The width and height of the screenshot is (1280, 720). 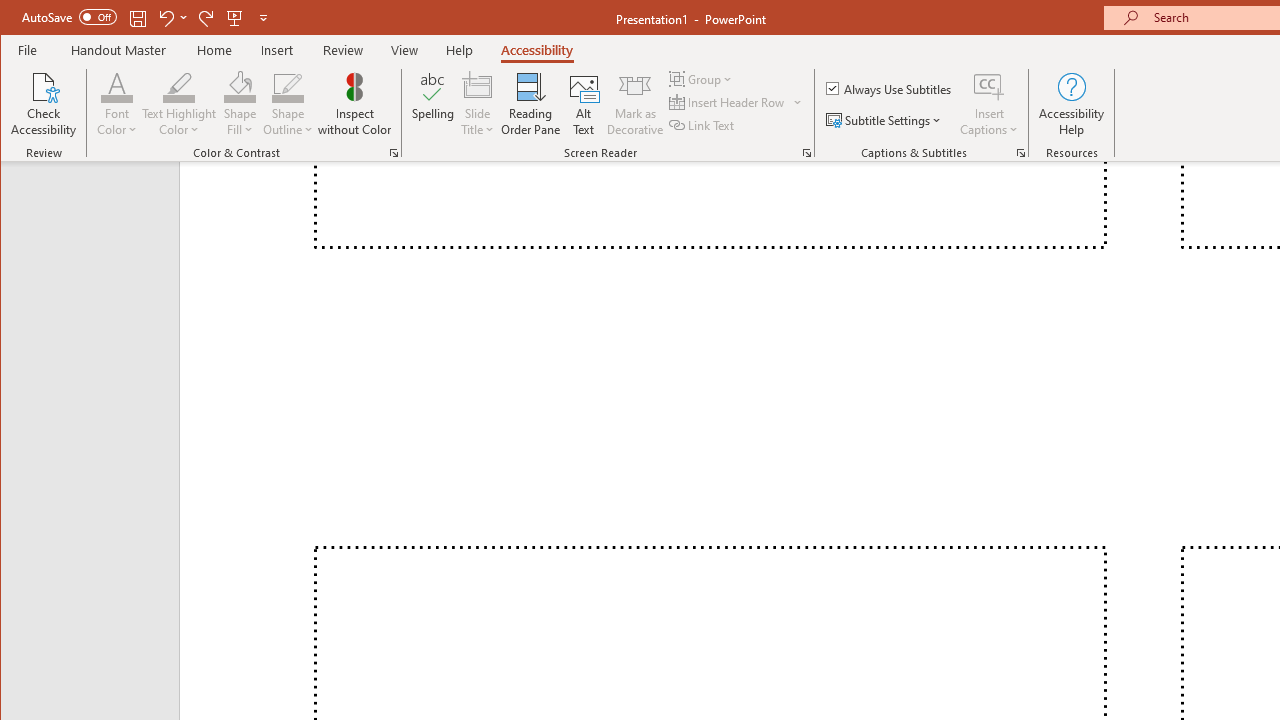 What do you see at coordinates (287, 85) in the screenshot?
I see `'Shape Outline Blue, Accent 1'` at bounding box center [287, 85].